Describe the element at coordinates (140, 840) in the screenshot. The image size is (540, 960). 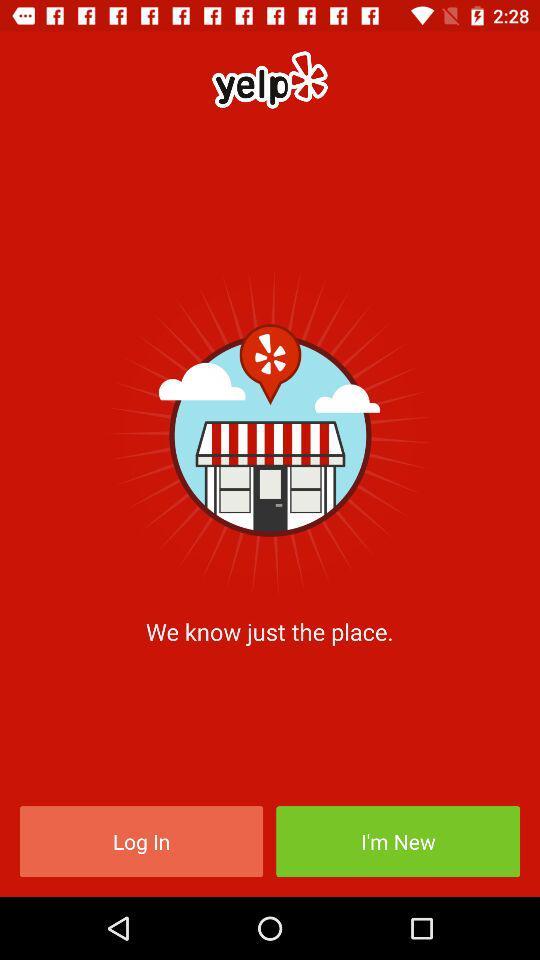
I see `the log in item` at that location.